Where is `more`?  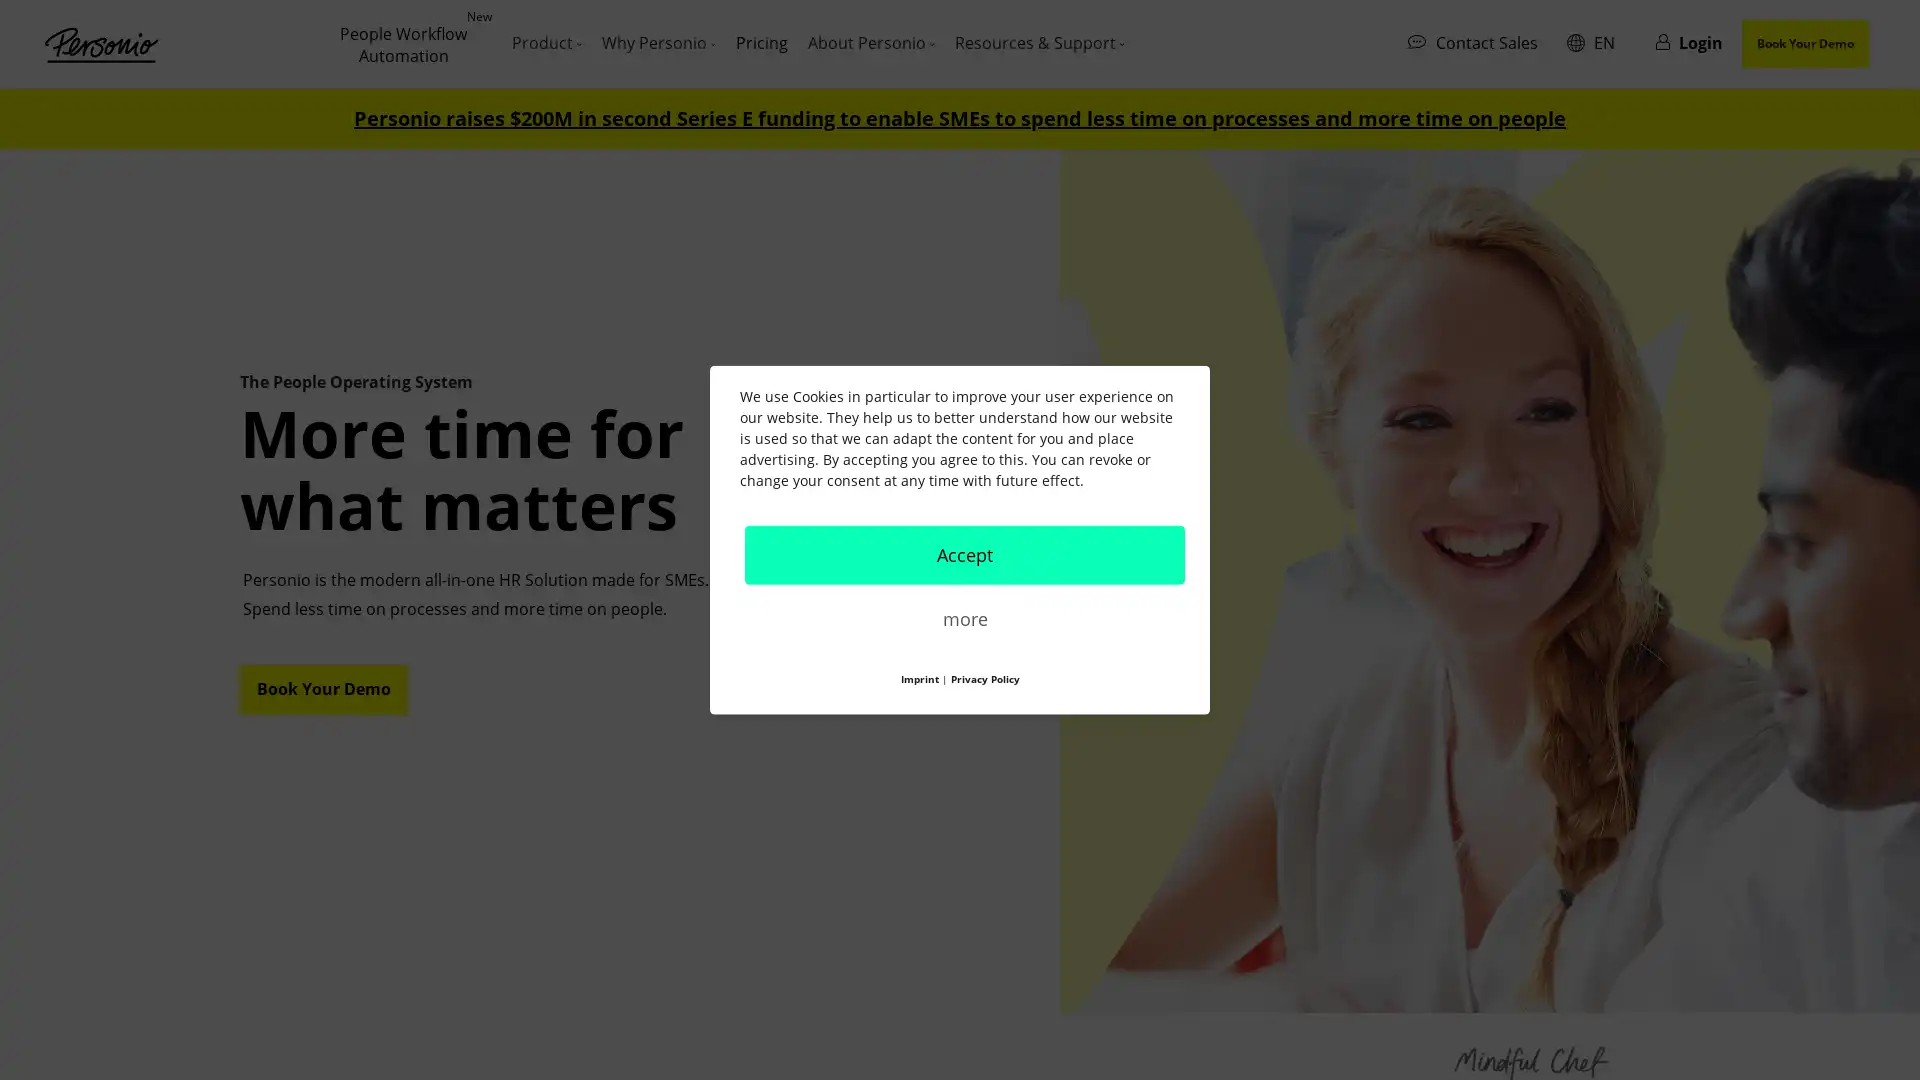 more is located at coordinates (964, 616).